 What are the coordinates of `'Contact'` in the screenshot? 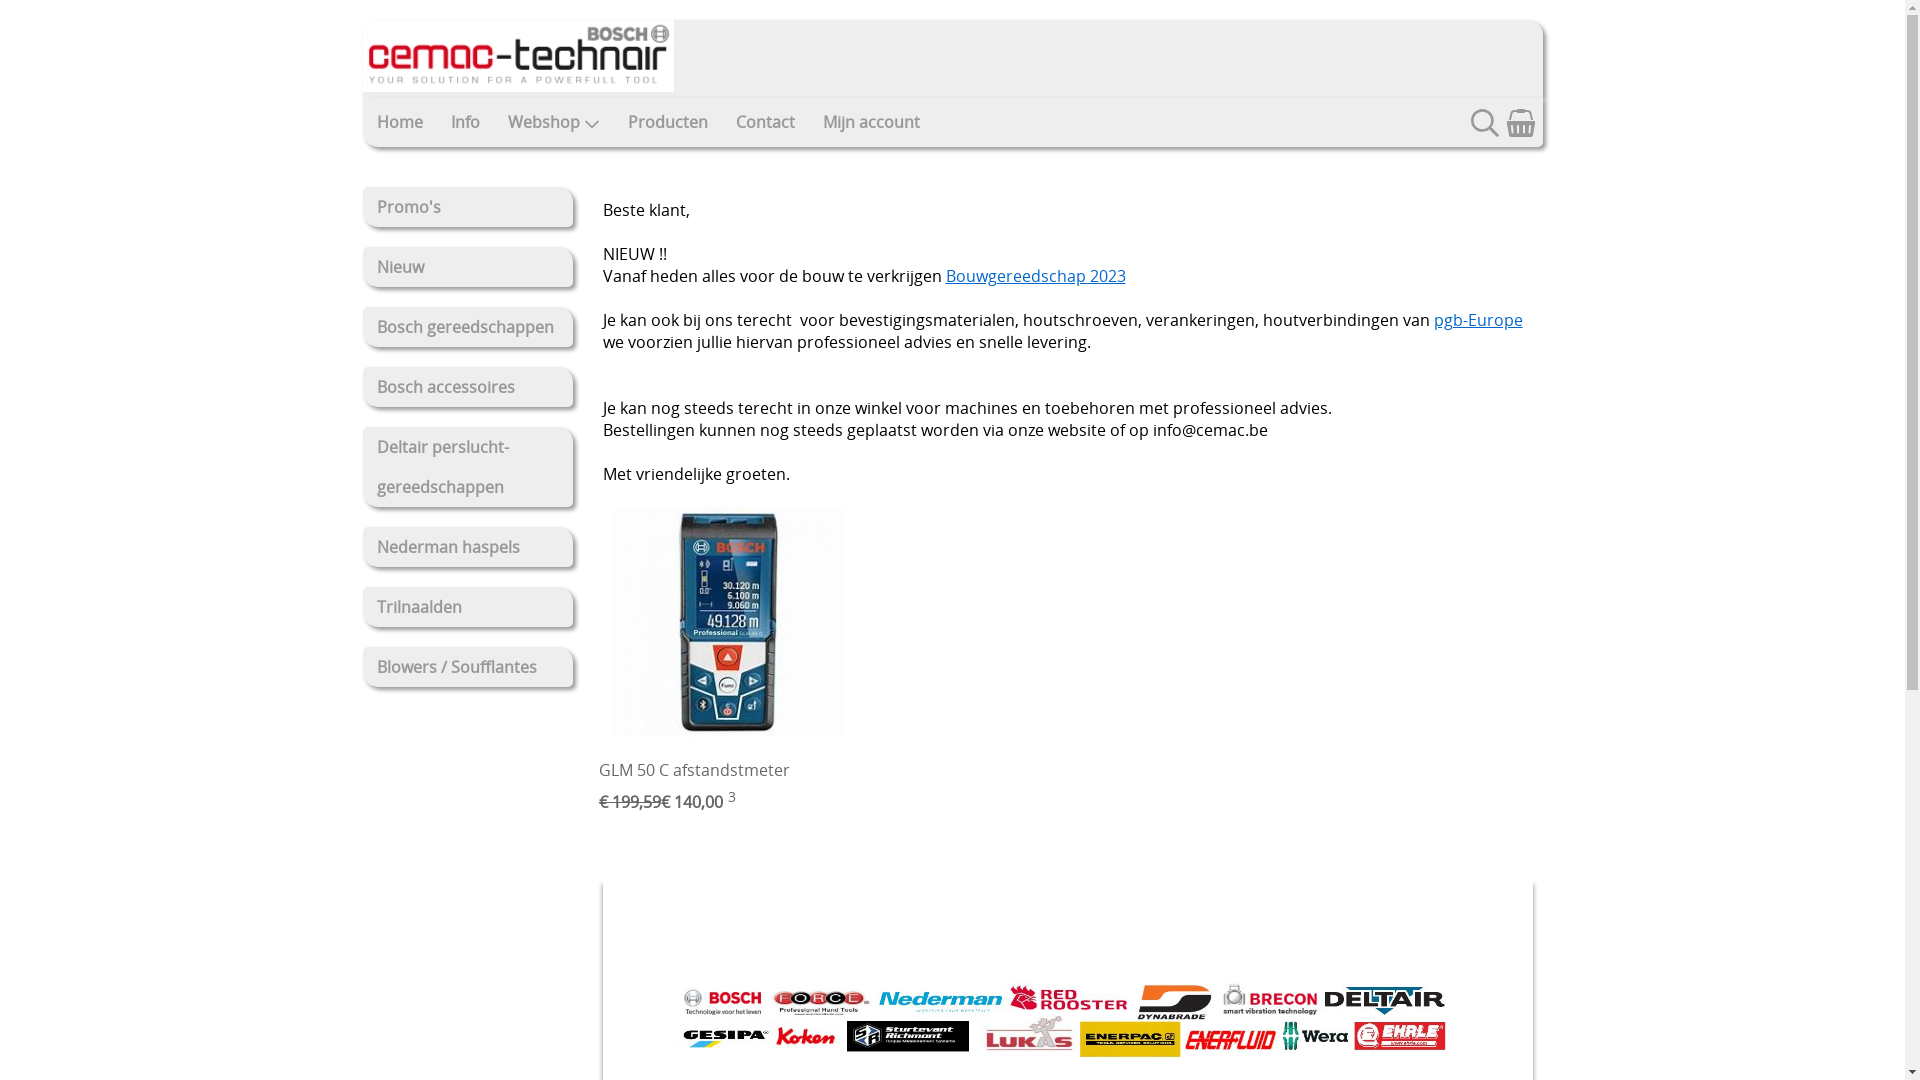 It's located at (764, 122).